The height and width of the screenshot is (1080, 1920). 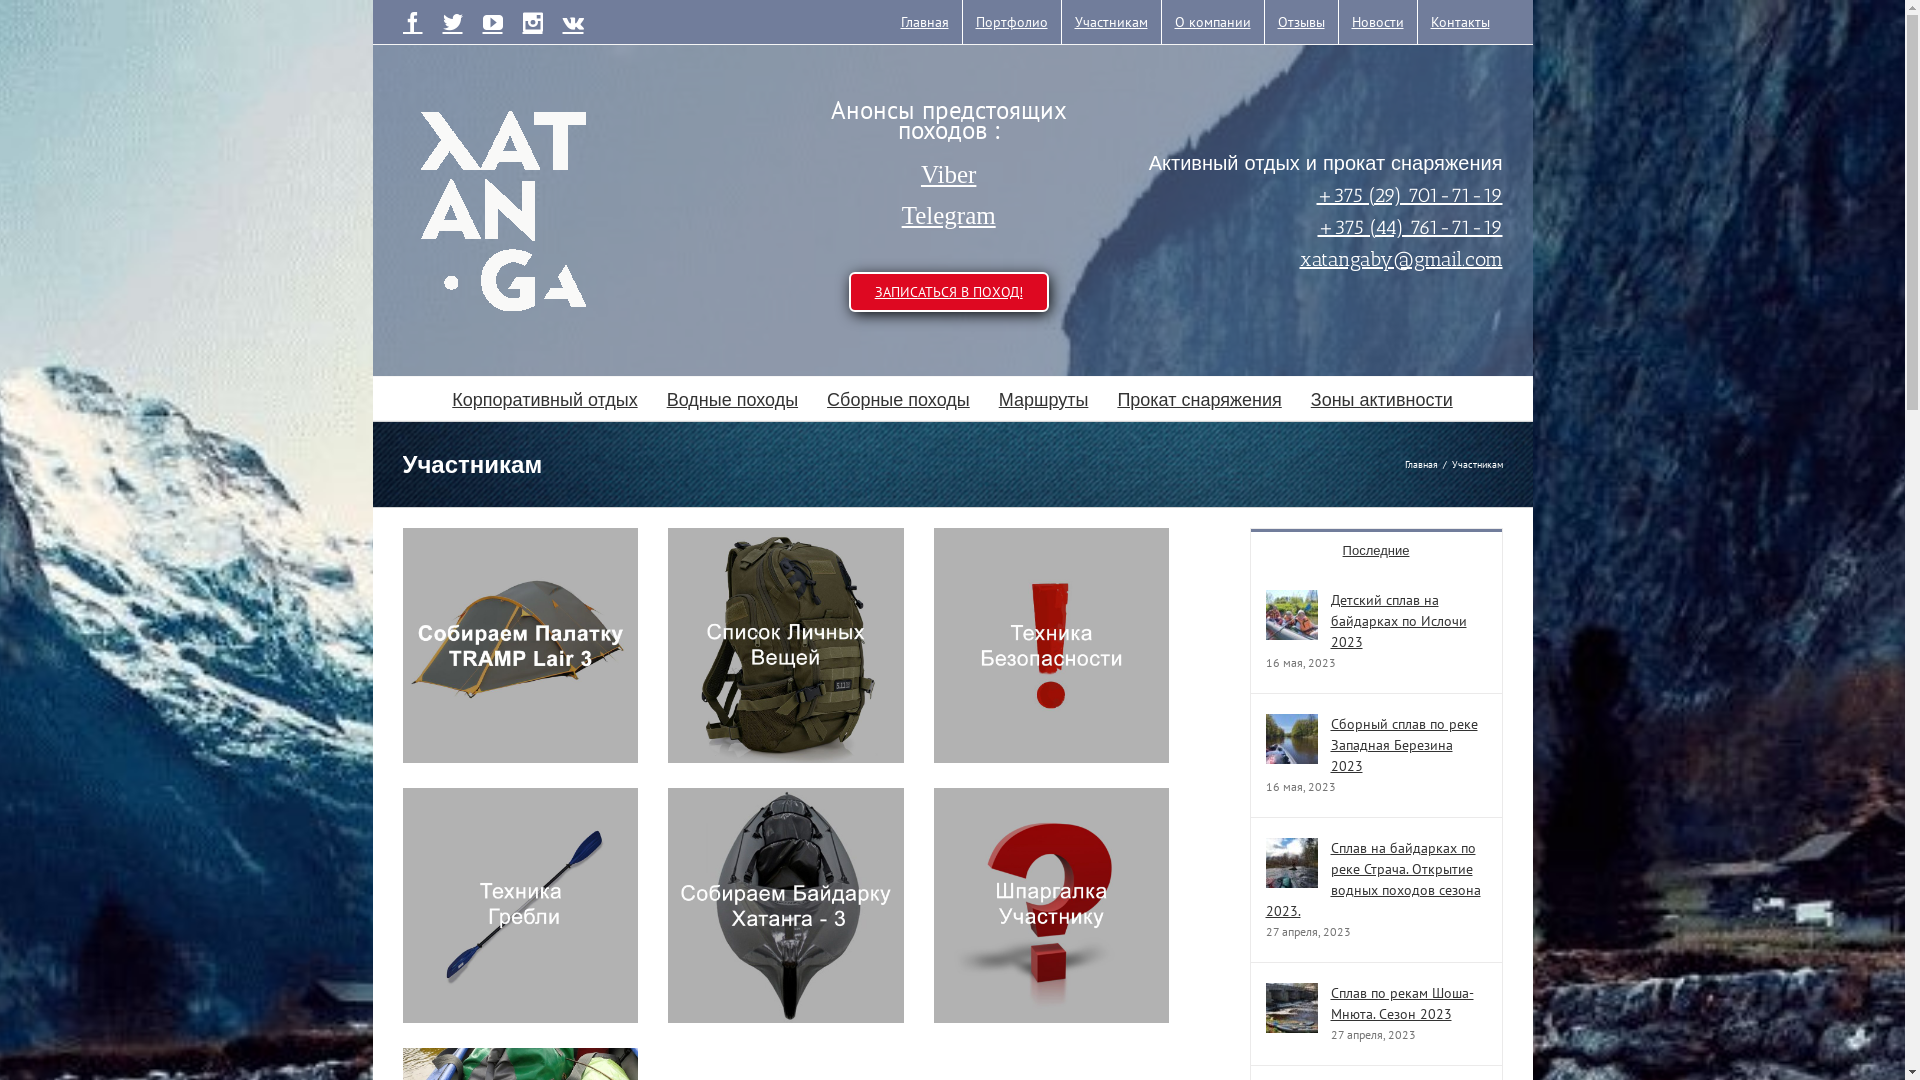 What do you see at coordinates (948, 173) in the screenshot?
I see `'Viber'` at bounding box center [948, 173].